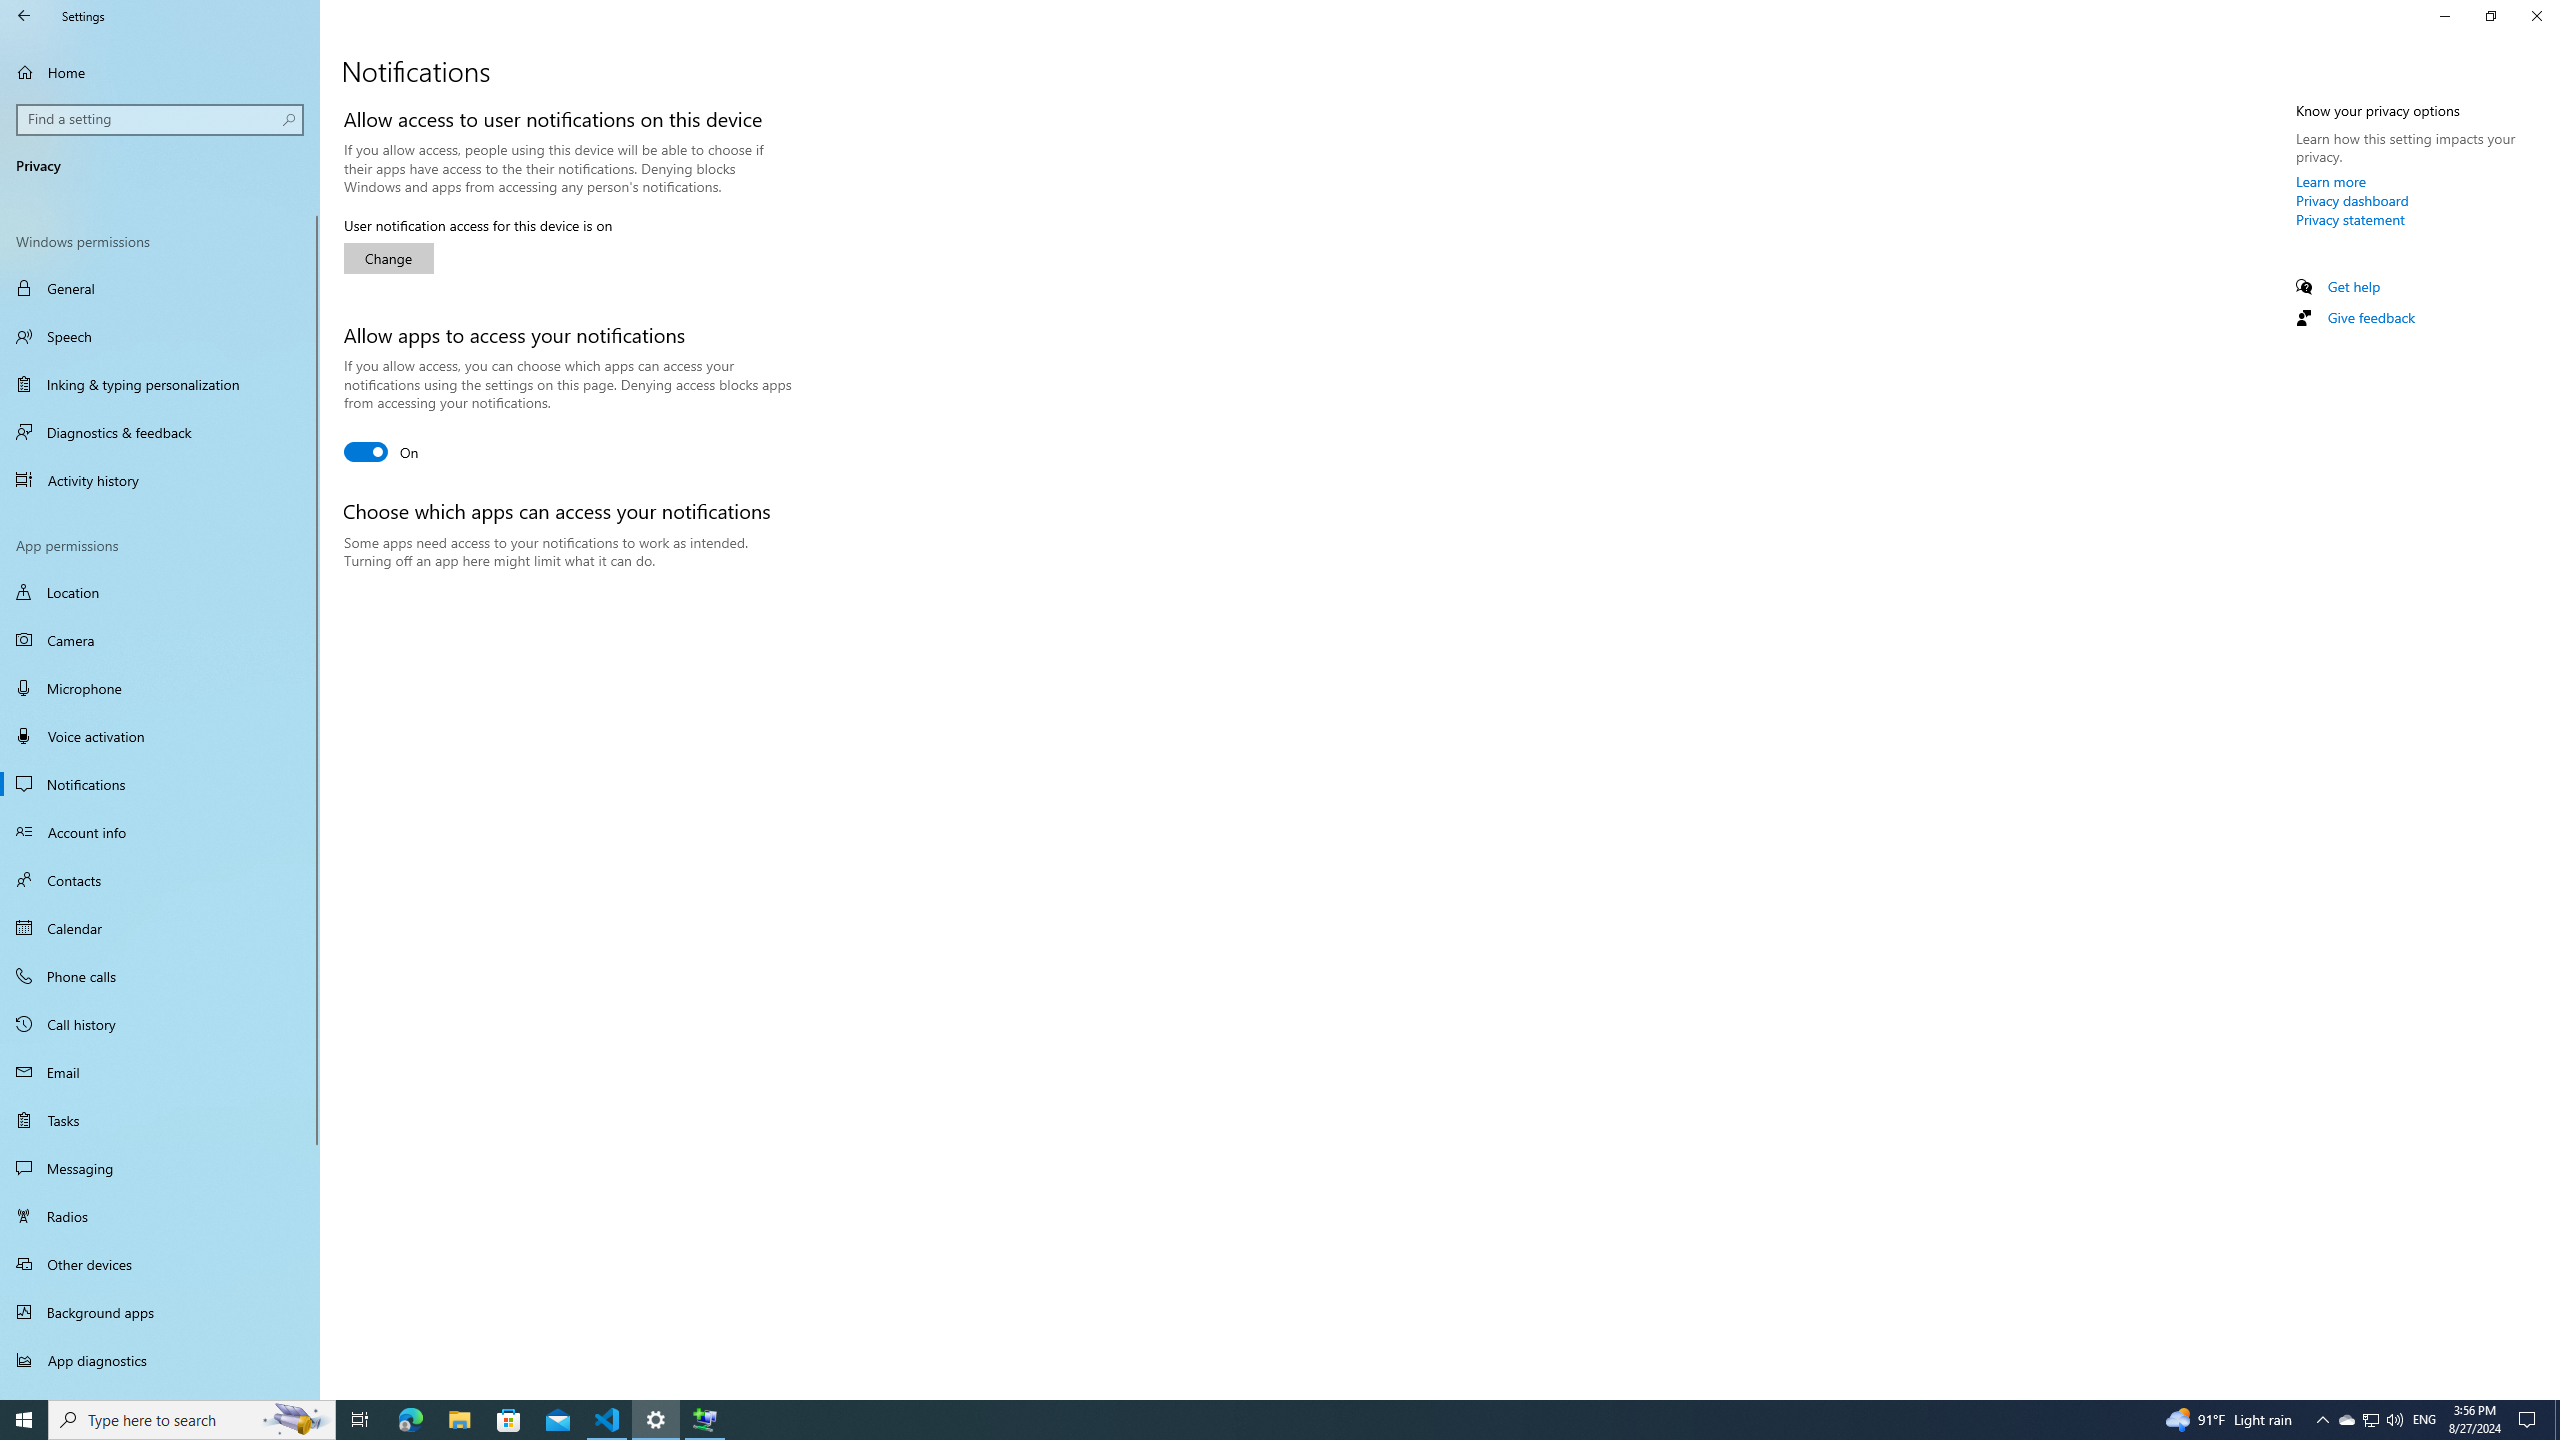 The image size is (2560, 1440). I want to click on 'Calendar', so click(159, 927).